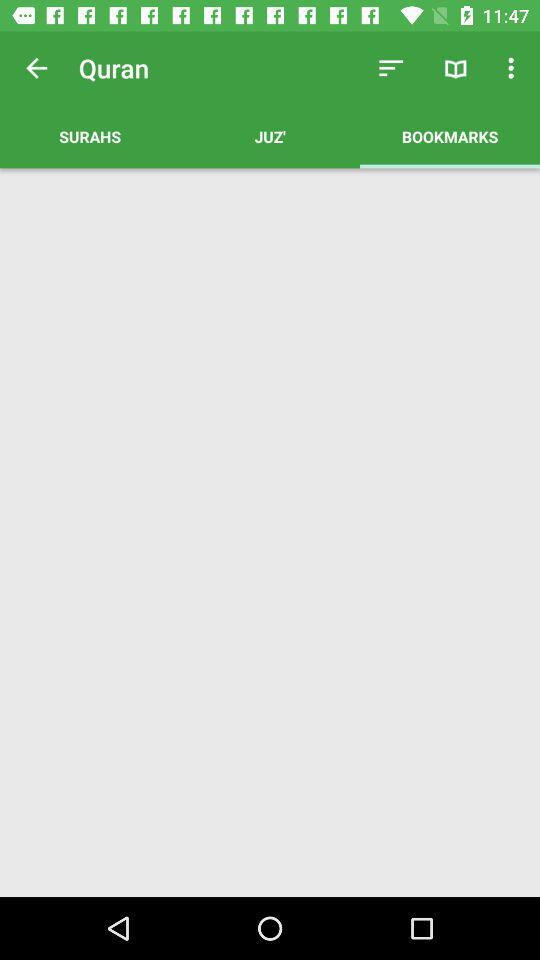  Describe the element at coordinates (89, 135) in the screenshot. I see `the surahs` at that location.